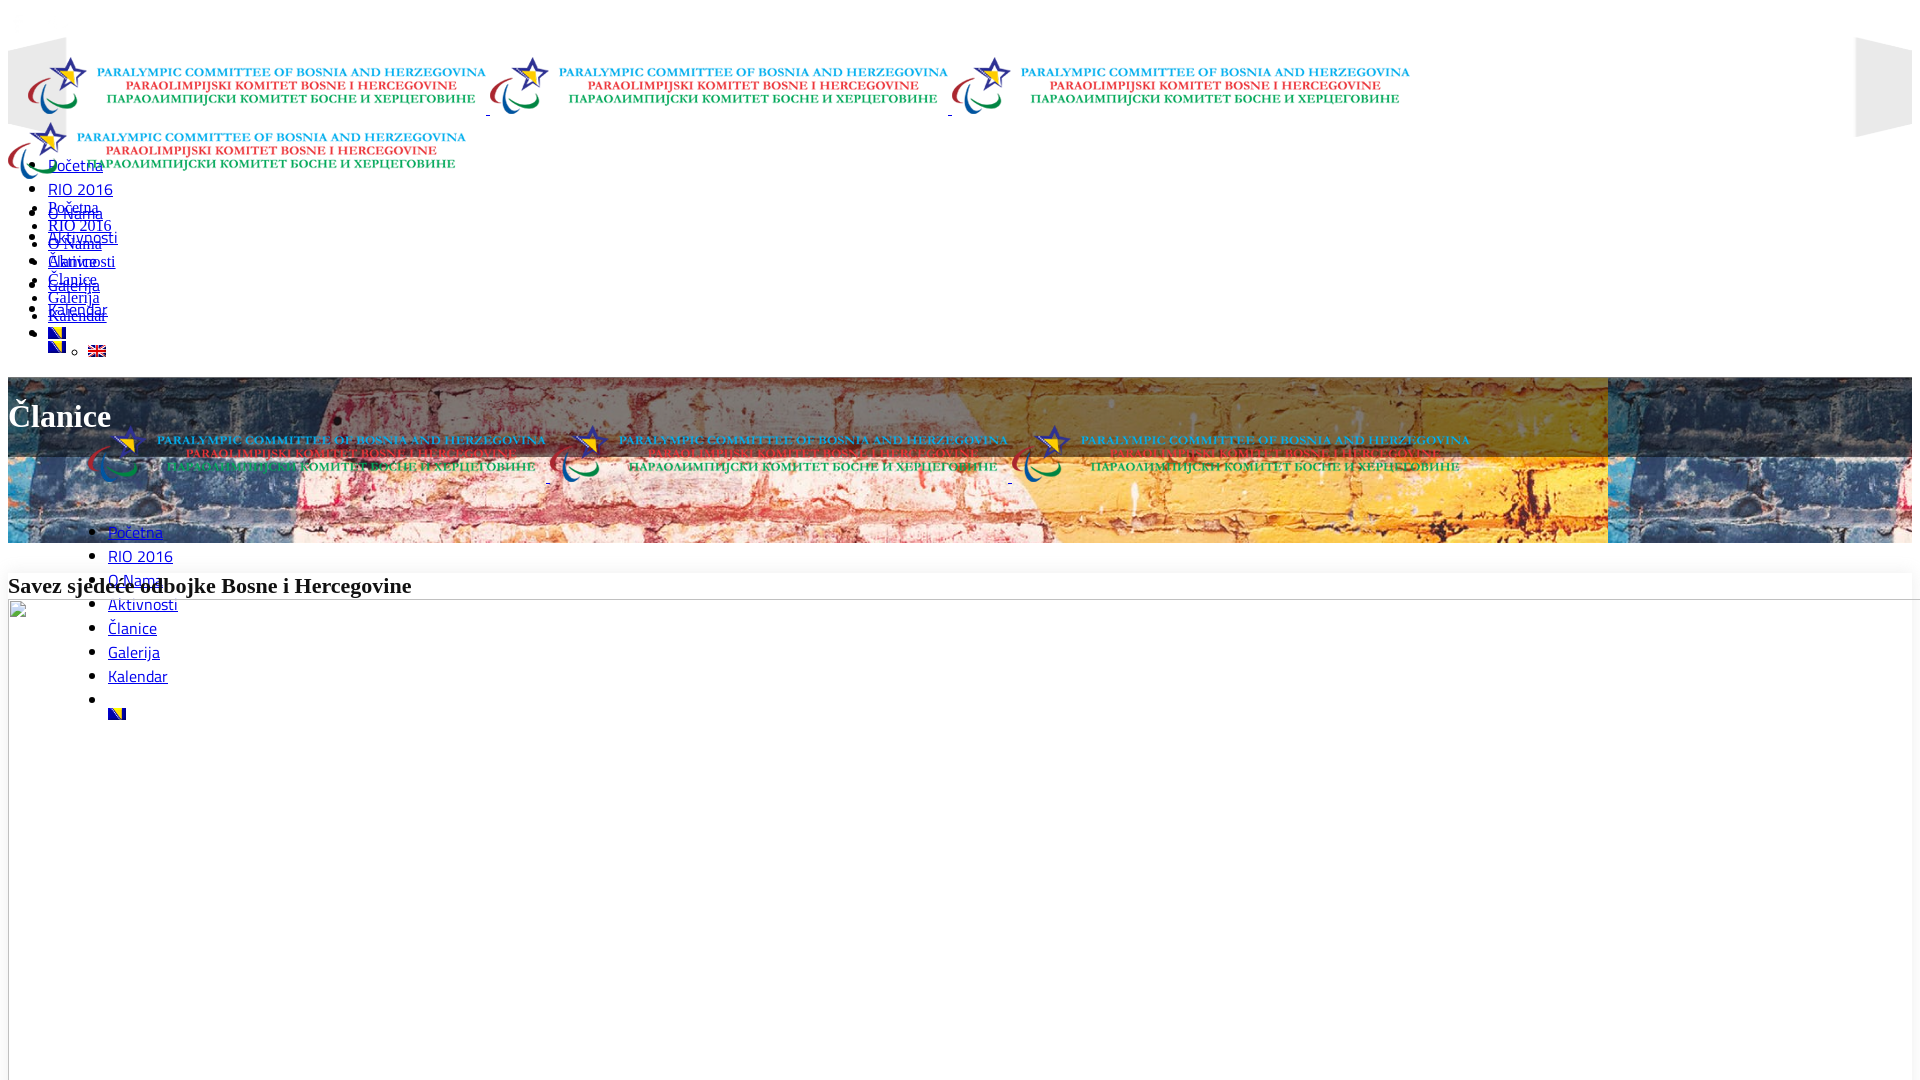  Describe the element at coordinates (80, 260) in the screenshot. I see `'Aktivnosti'` at that location.